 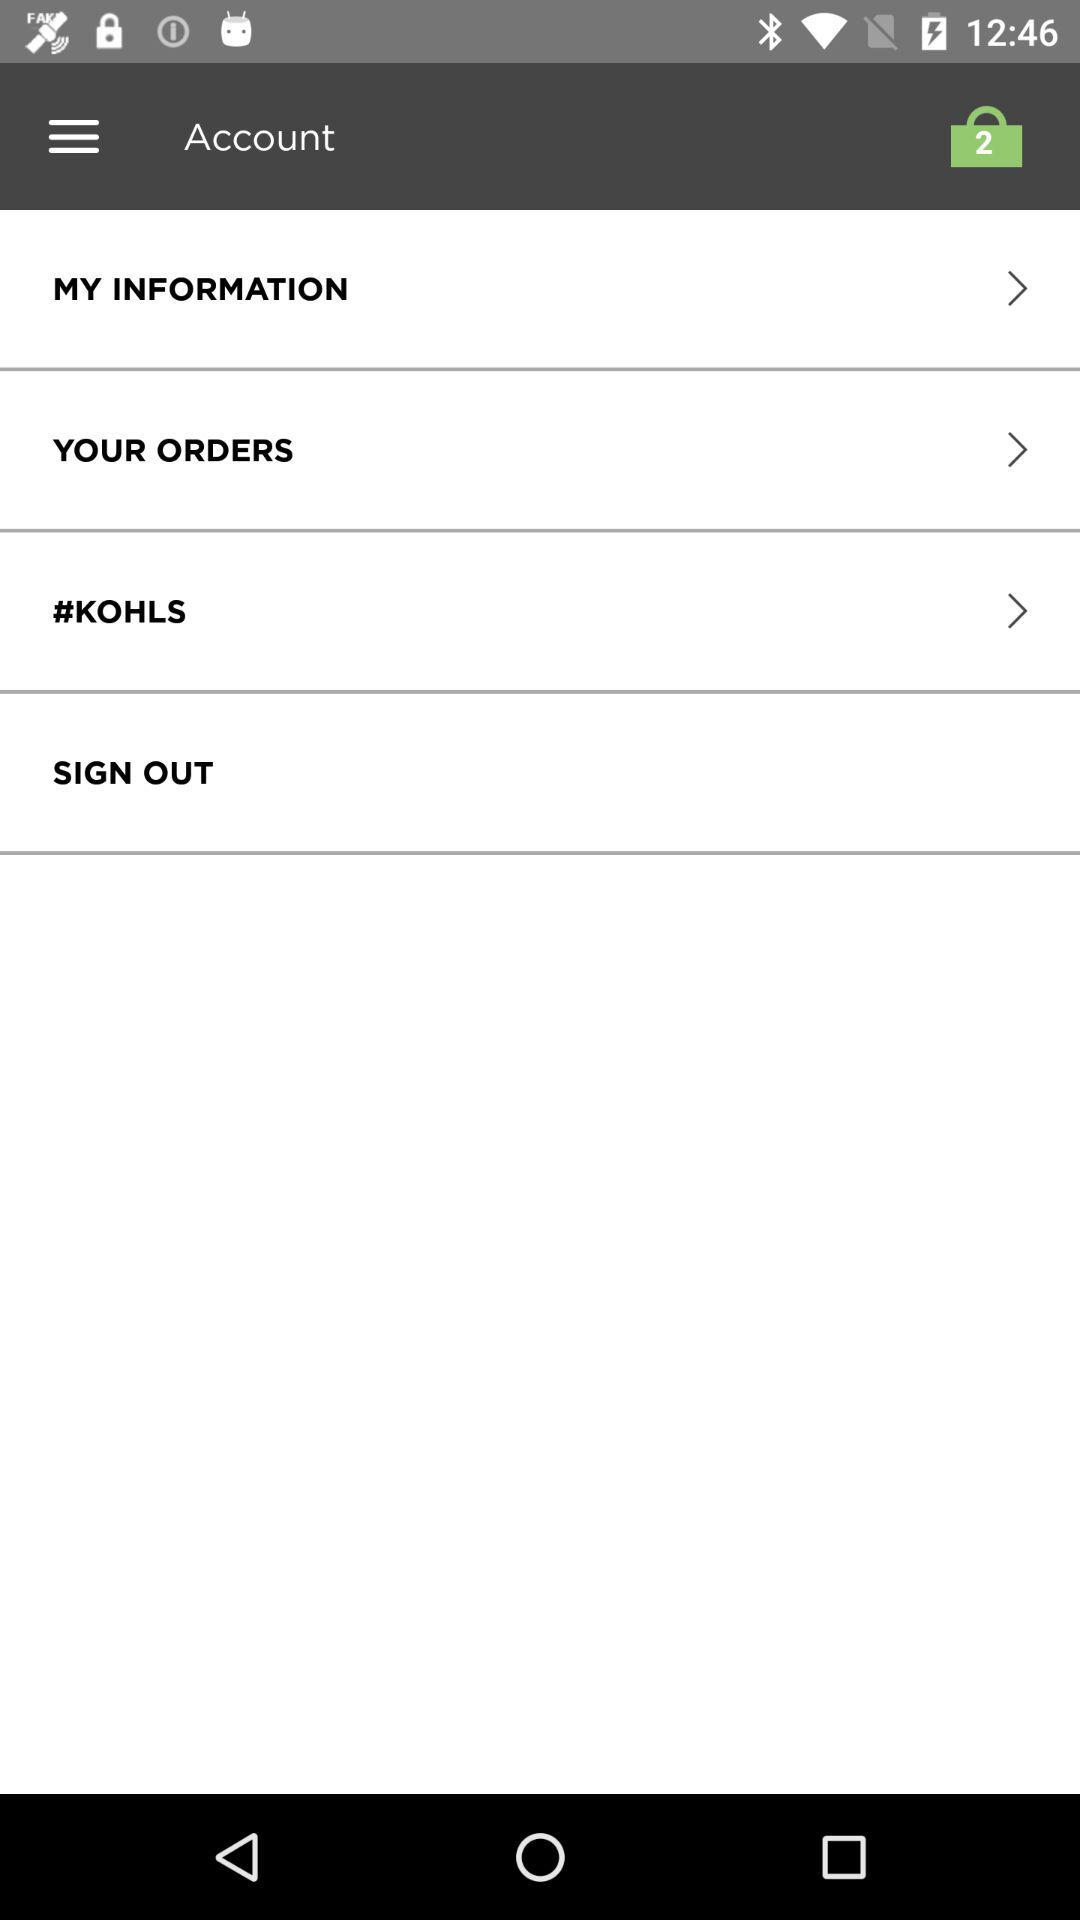 I want to click on #kohls item, so click(x=119, y=610).